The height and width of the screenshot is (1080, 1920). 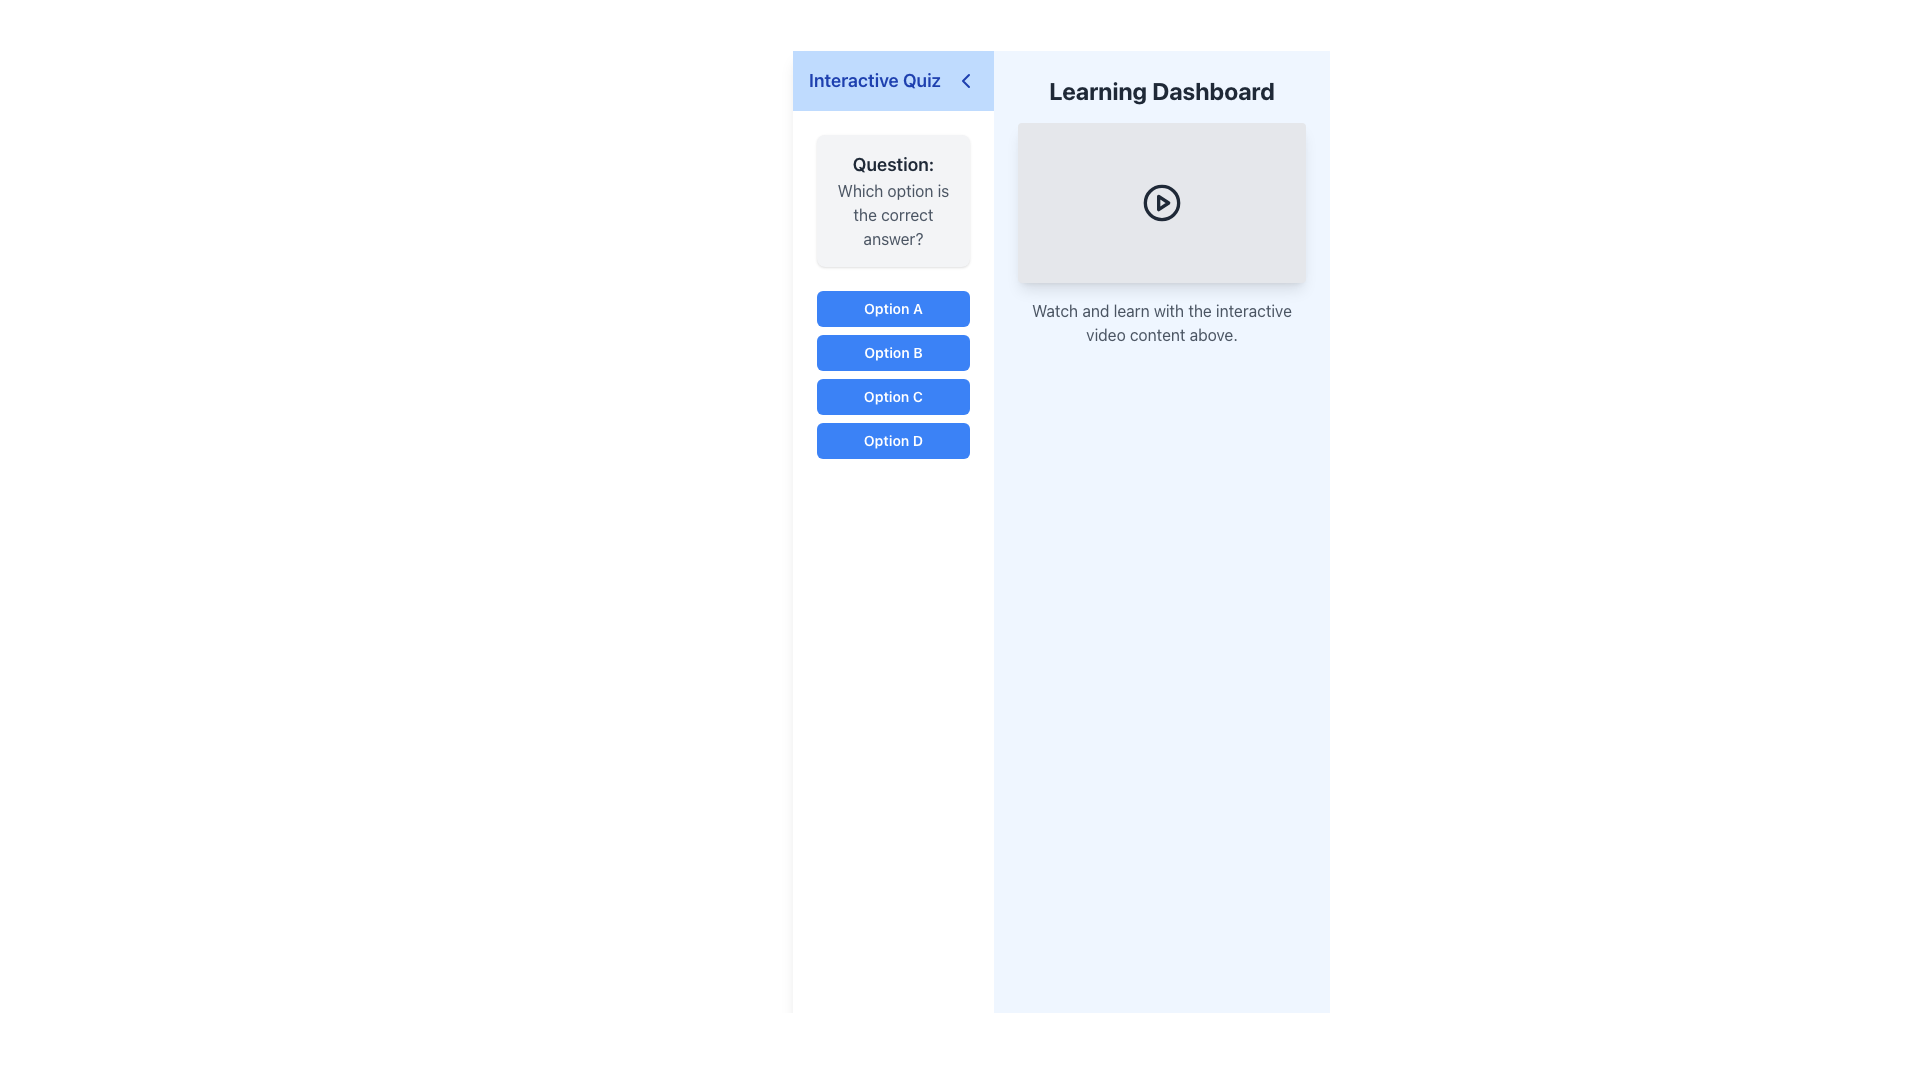 What do you see at coordinates (892, 352) in the screenshot?
I see `the second button labeled 'Option B' in the vertical stack of four buttons used for selecting an answer in a multiple-choice question context` at bounding box center [892, 352].